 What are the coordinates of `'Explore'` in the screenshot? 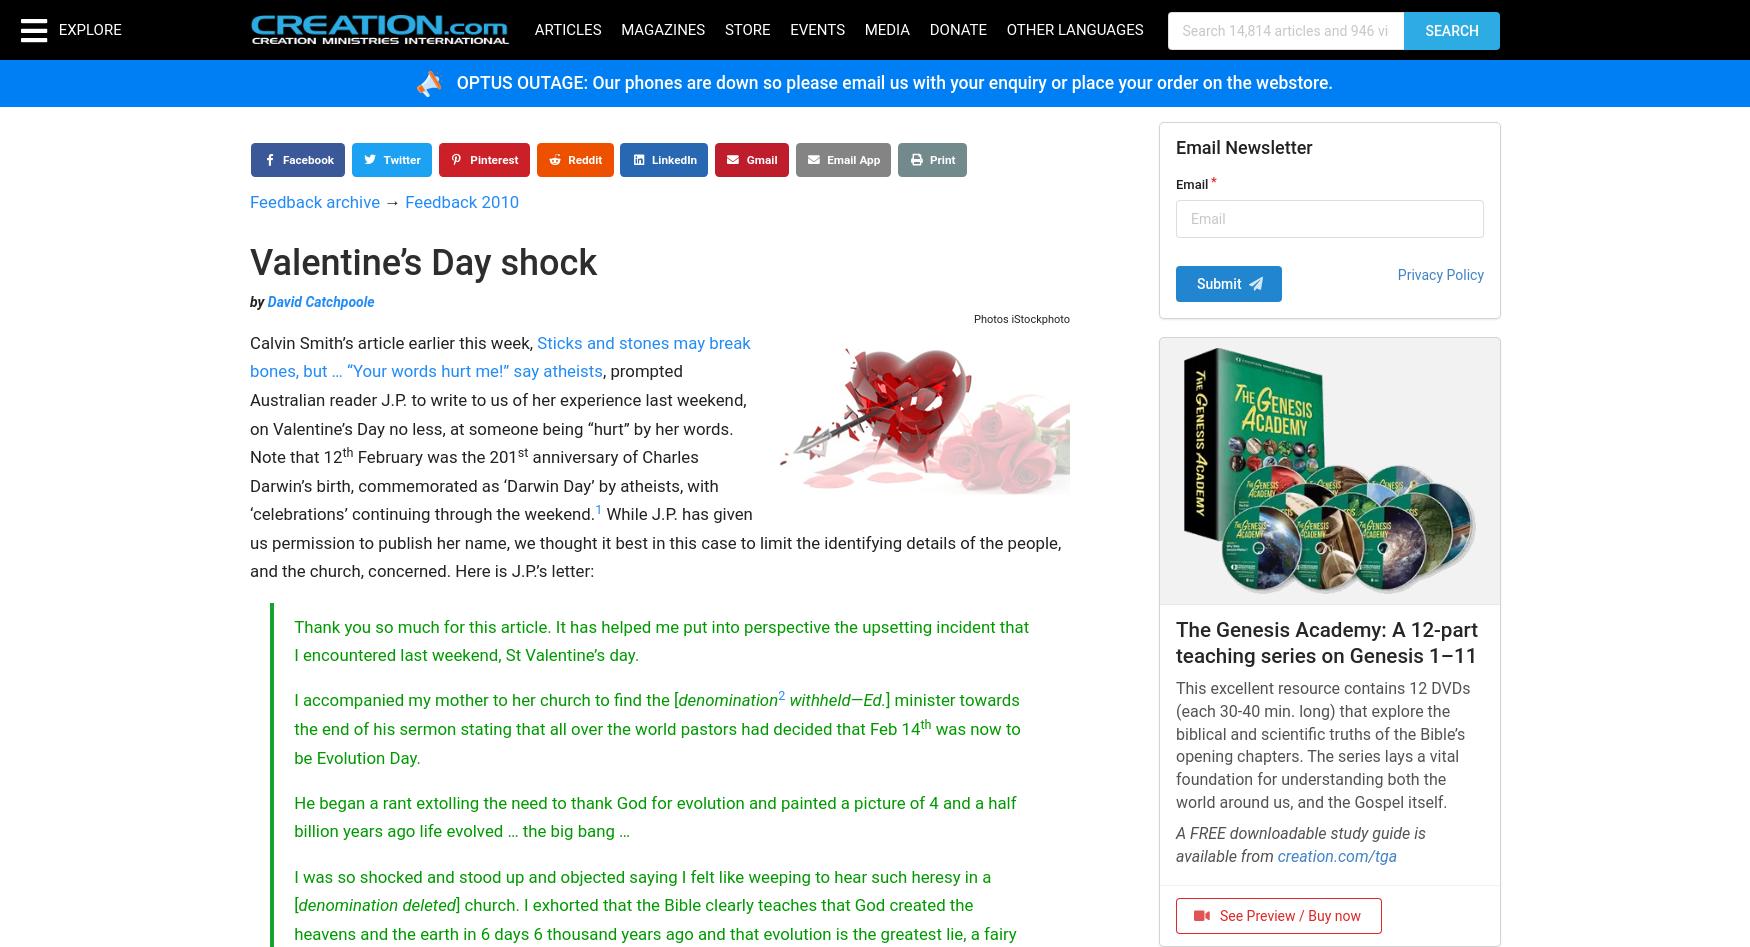 It's located at (56, 28).